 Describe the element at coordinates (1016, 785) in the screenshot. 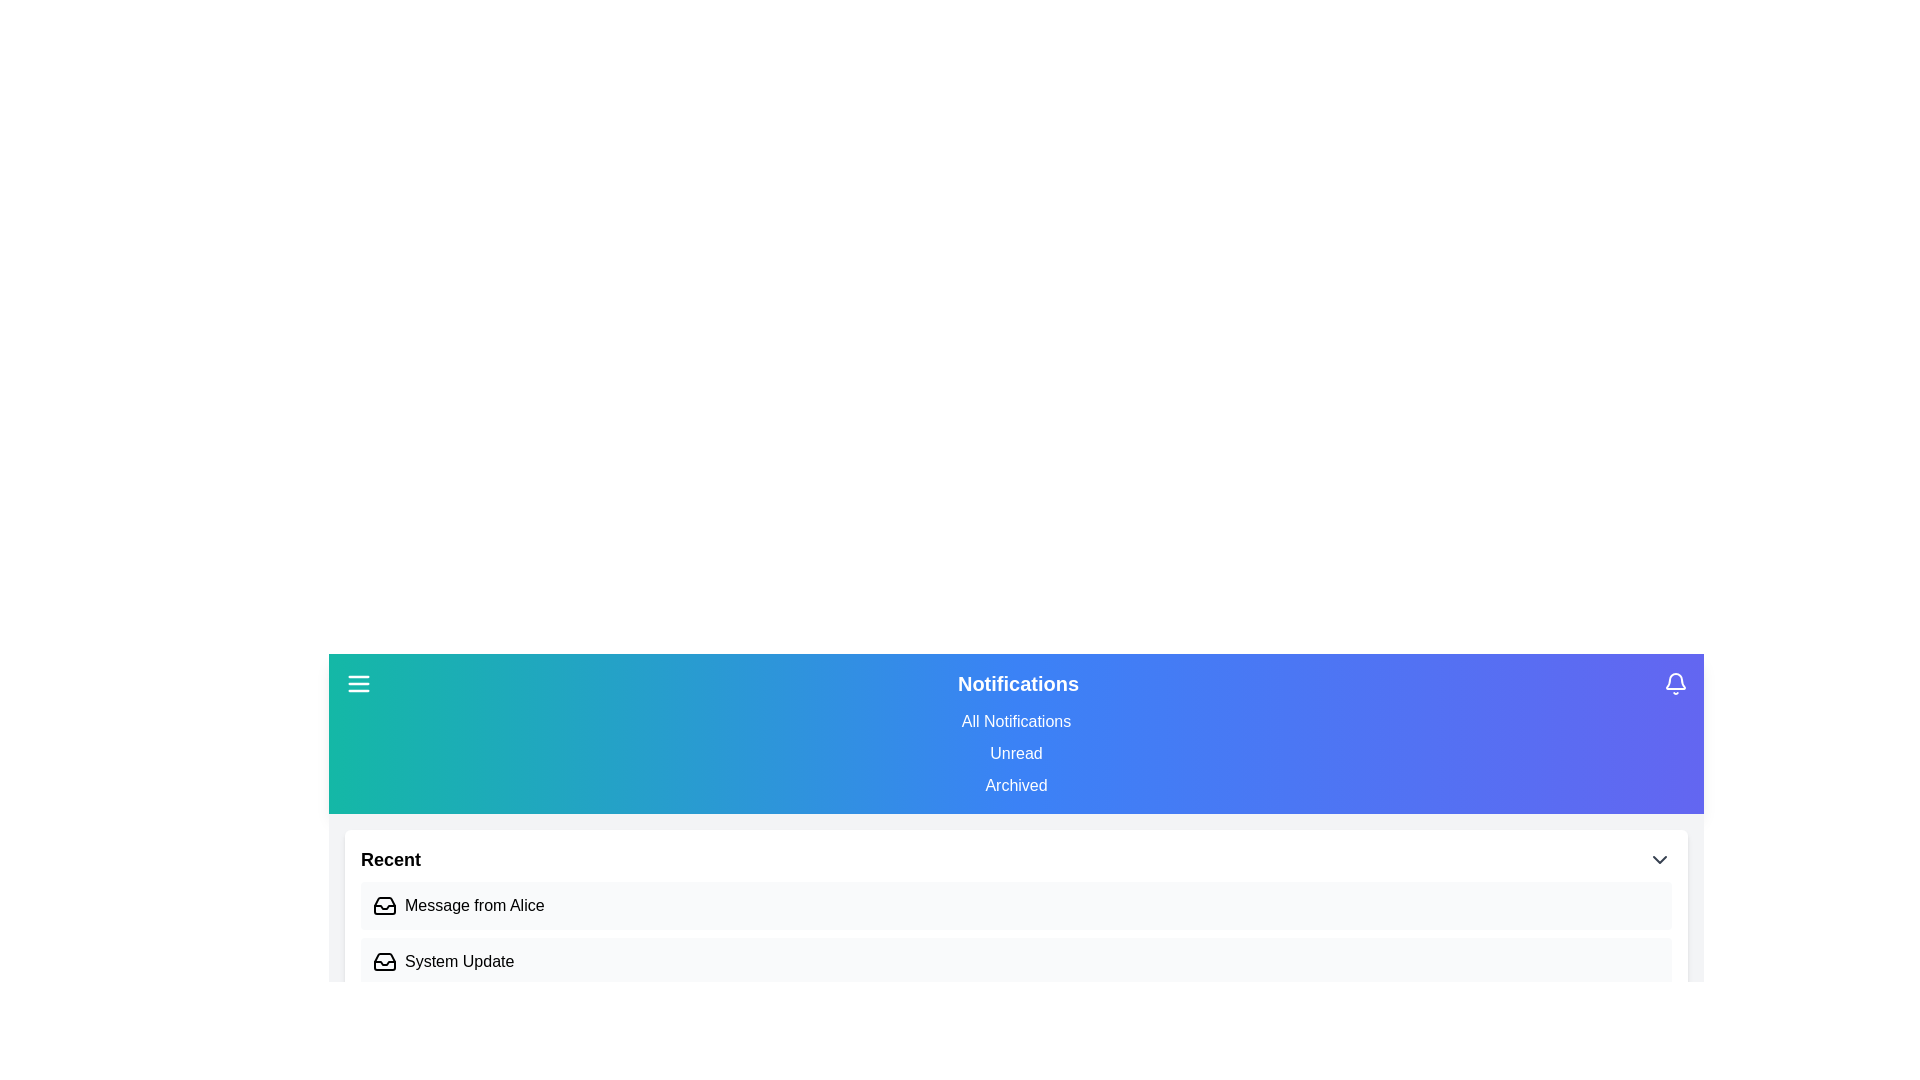

I see `the 'Archived' option to view archived notifications` at that location.